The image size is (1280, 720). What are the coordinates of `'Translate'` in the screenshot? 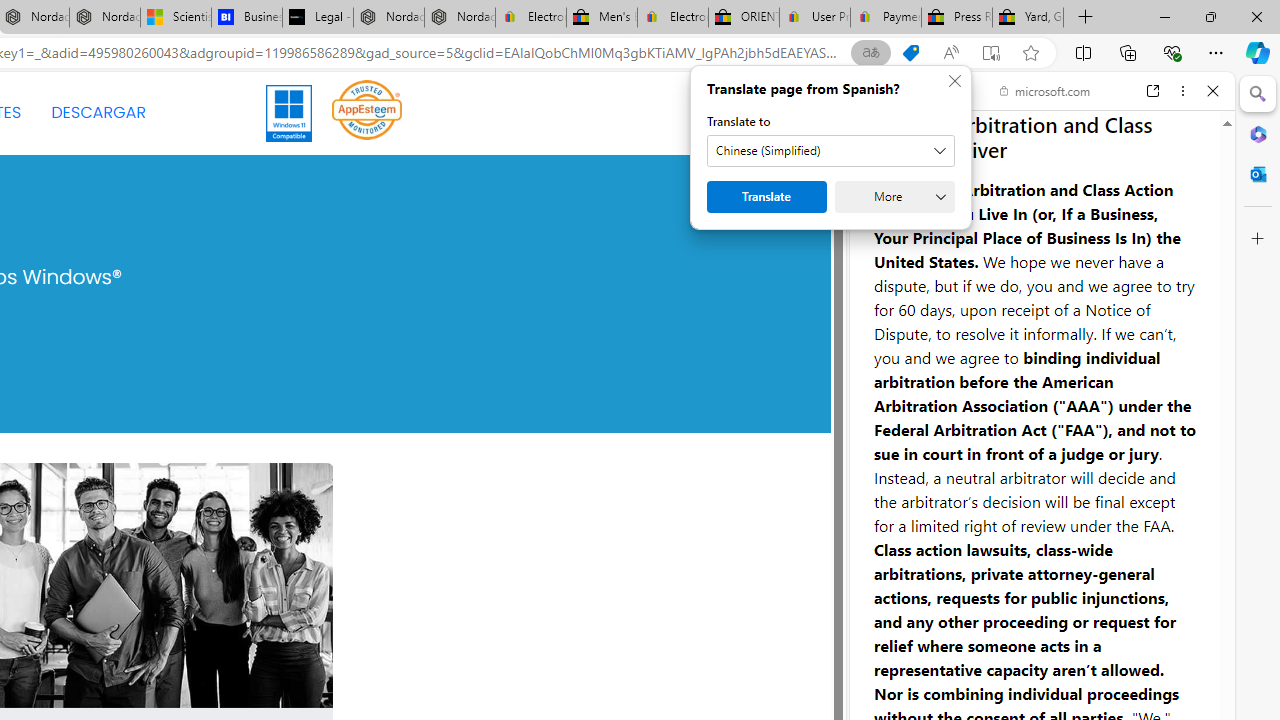 It's located at (765, 196).